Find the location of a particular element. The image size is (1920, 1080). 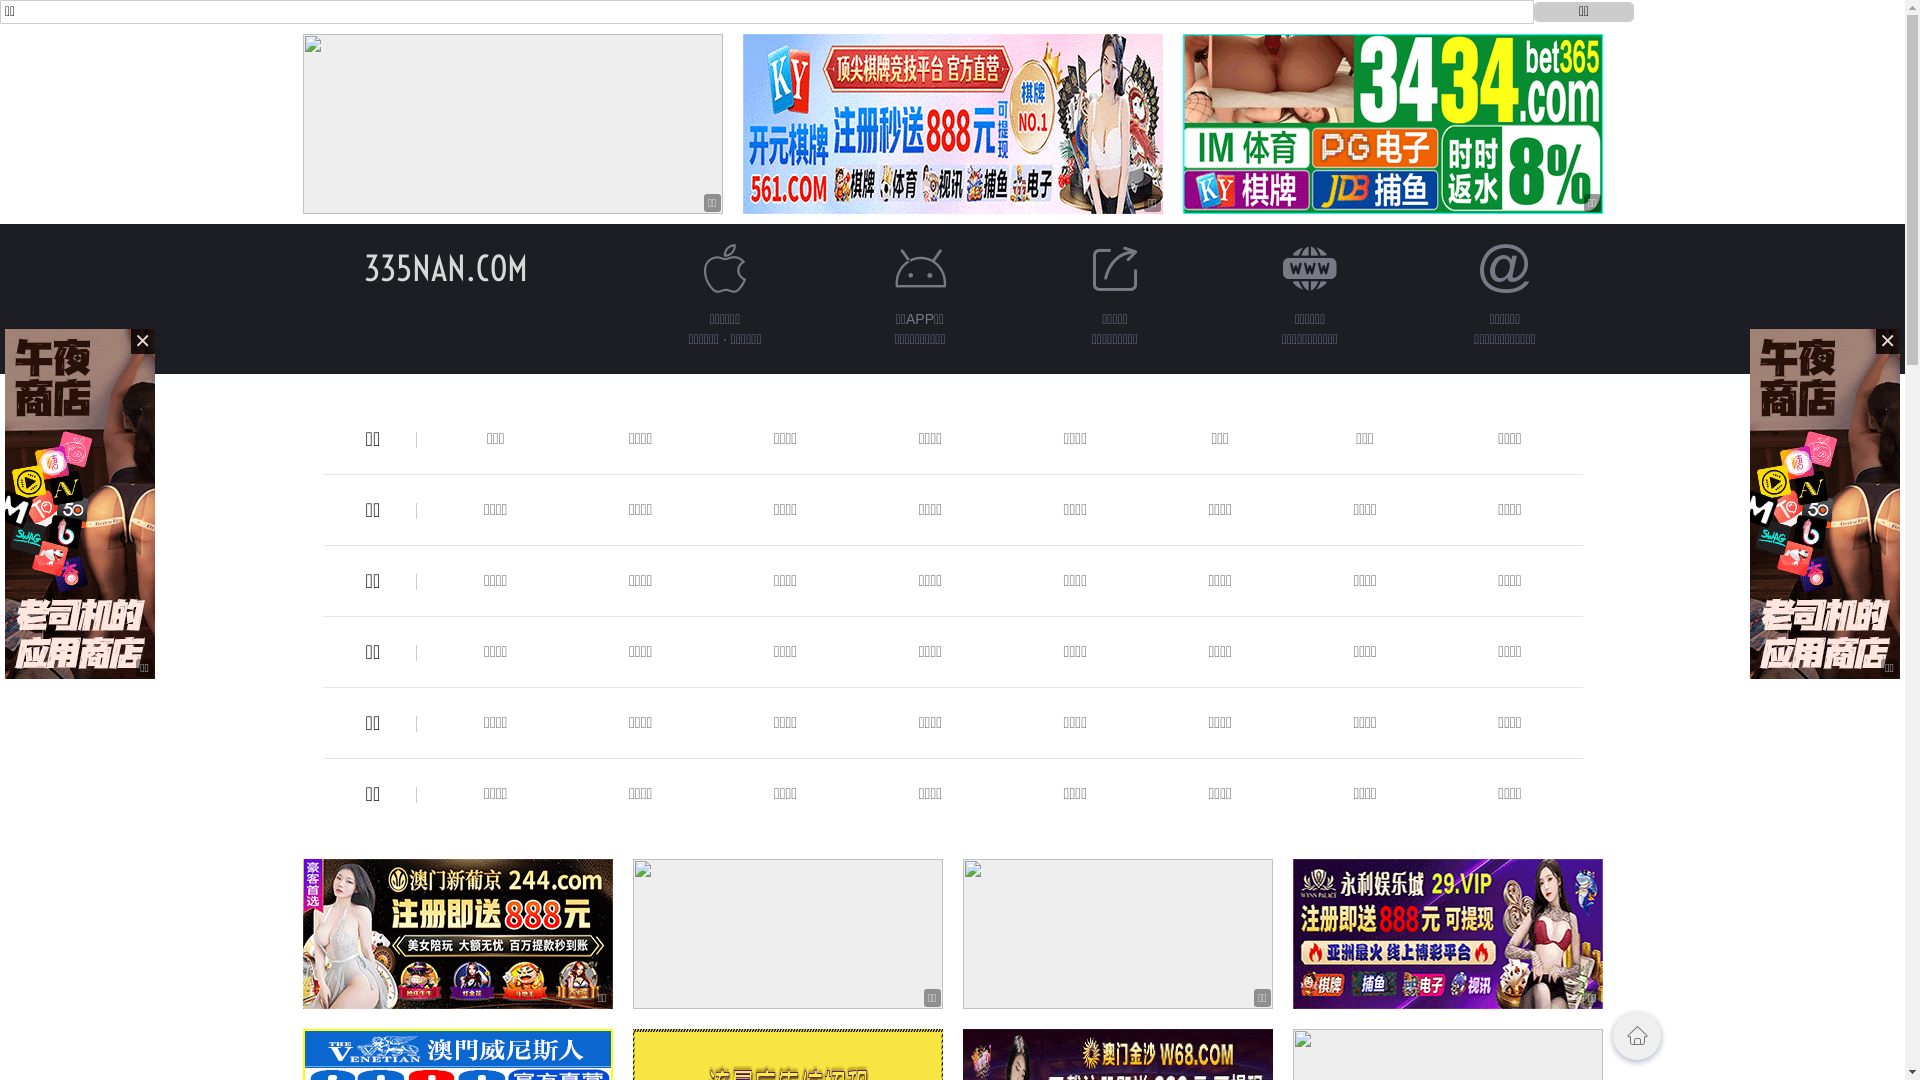

'335NAN.COM' is located at coordinates (445, 267).